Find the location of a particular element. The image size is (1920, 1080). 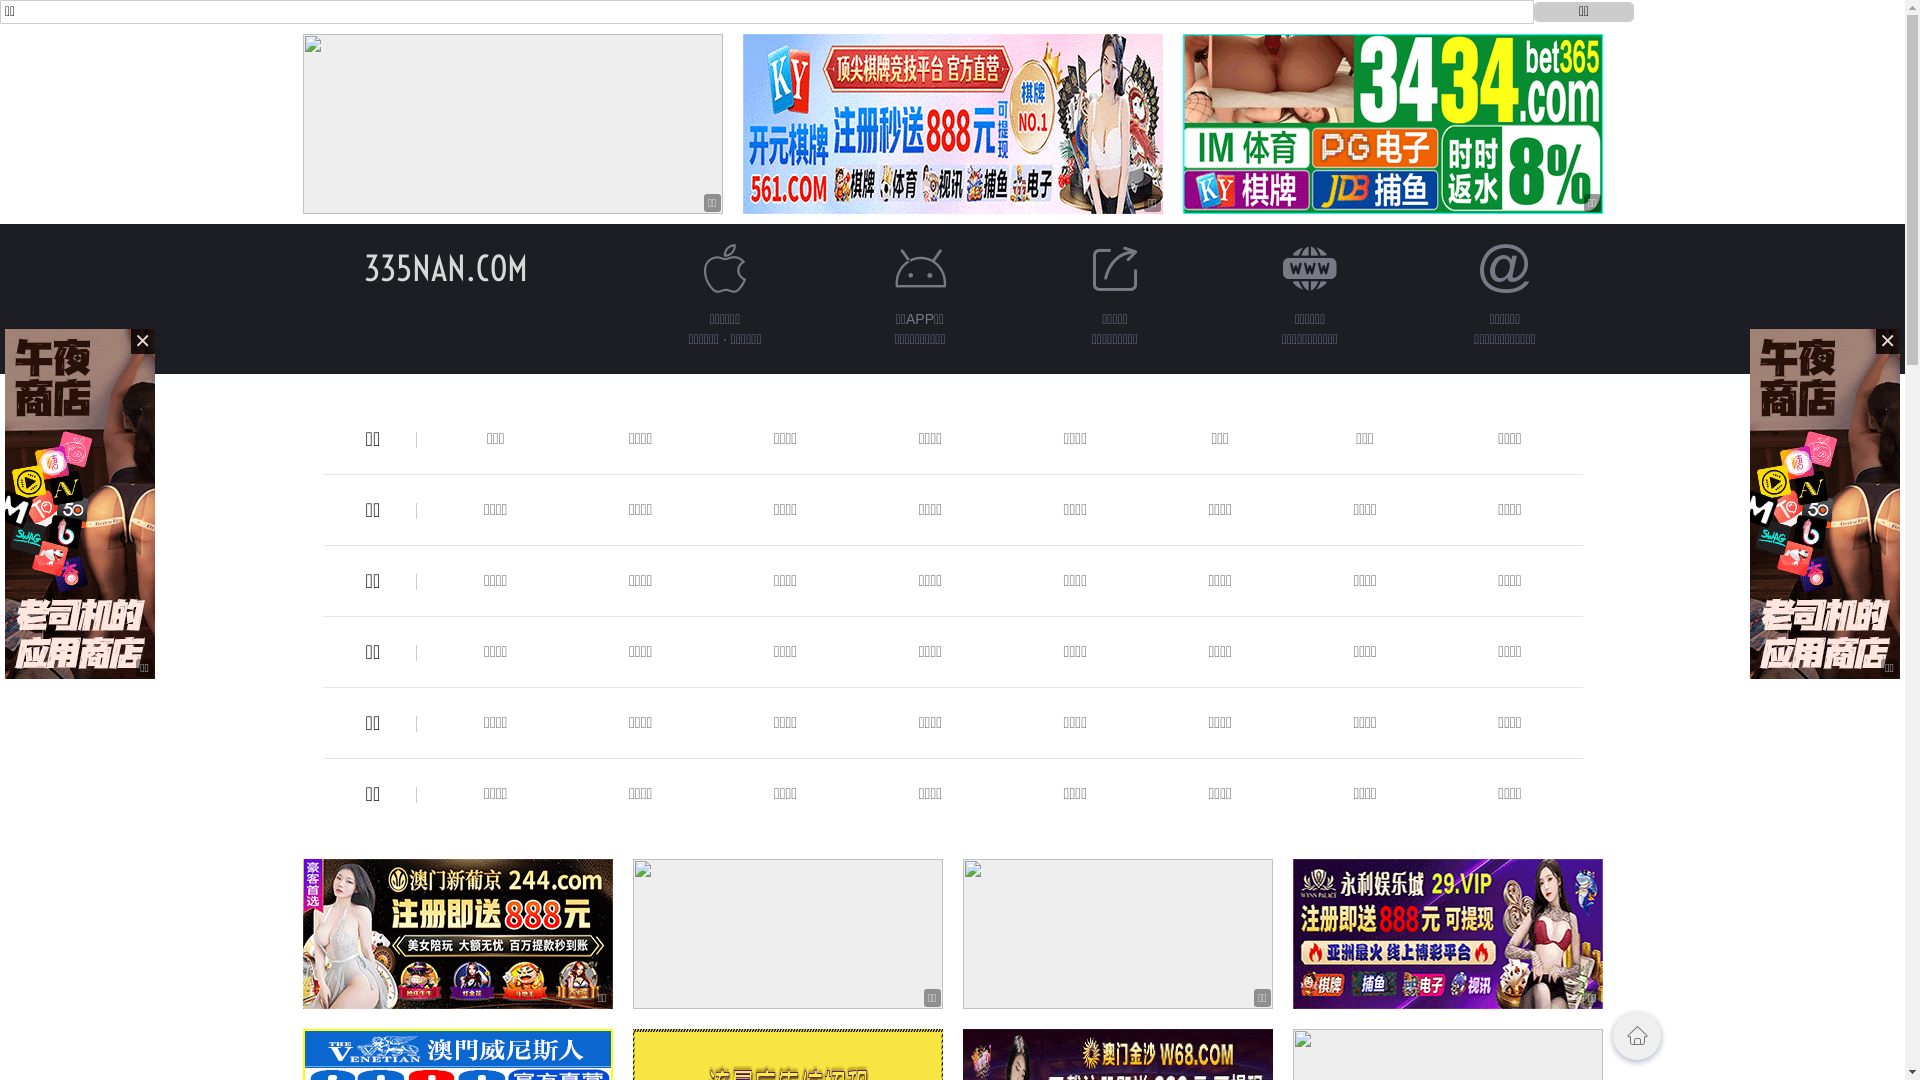

'335NAN.COM' is located at coordinates (445, 267).